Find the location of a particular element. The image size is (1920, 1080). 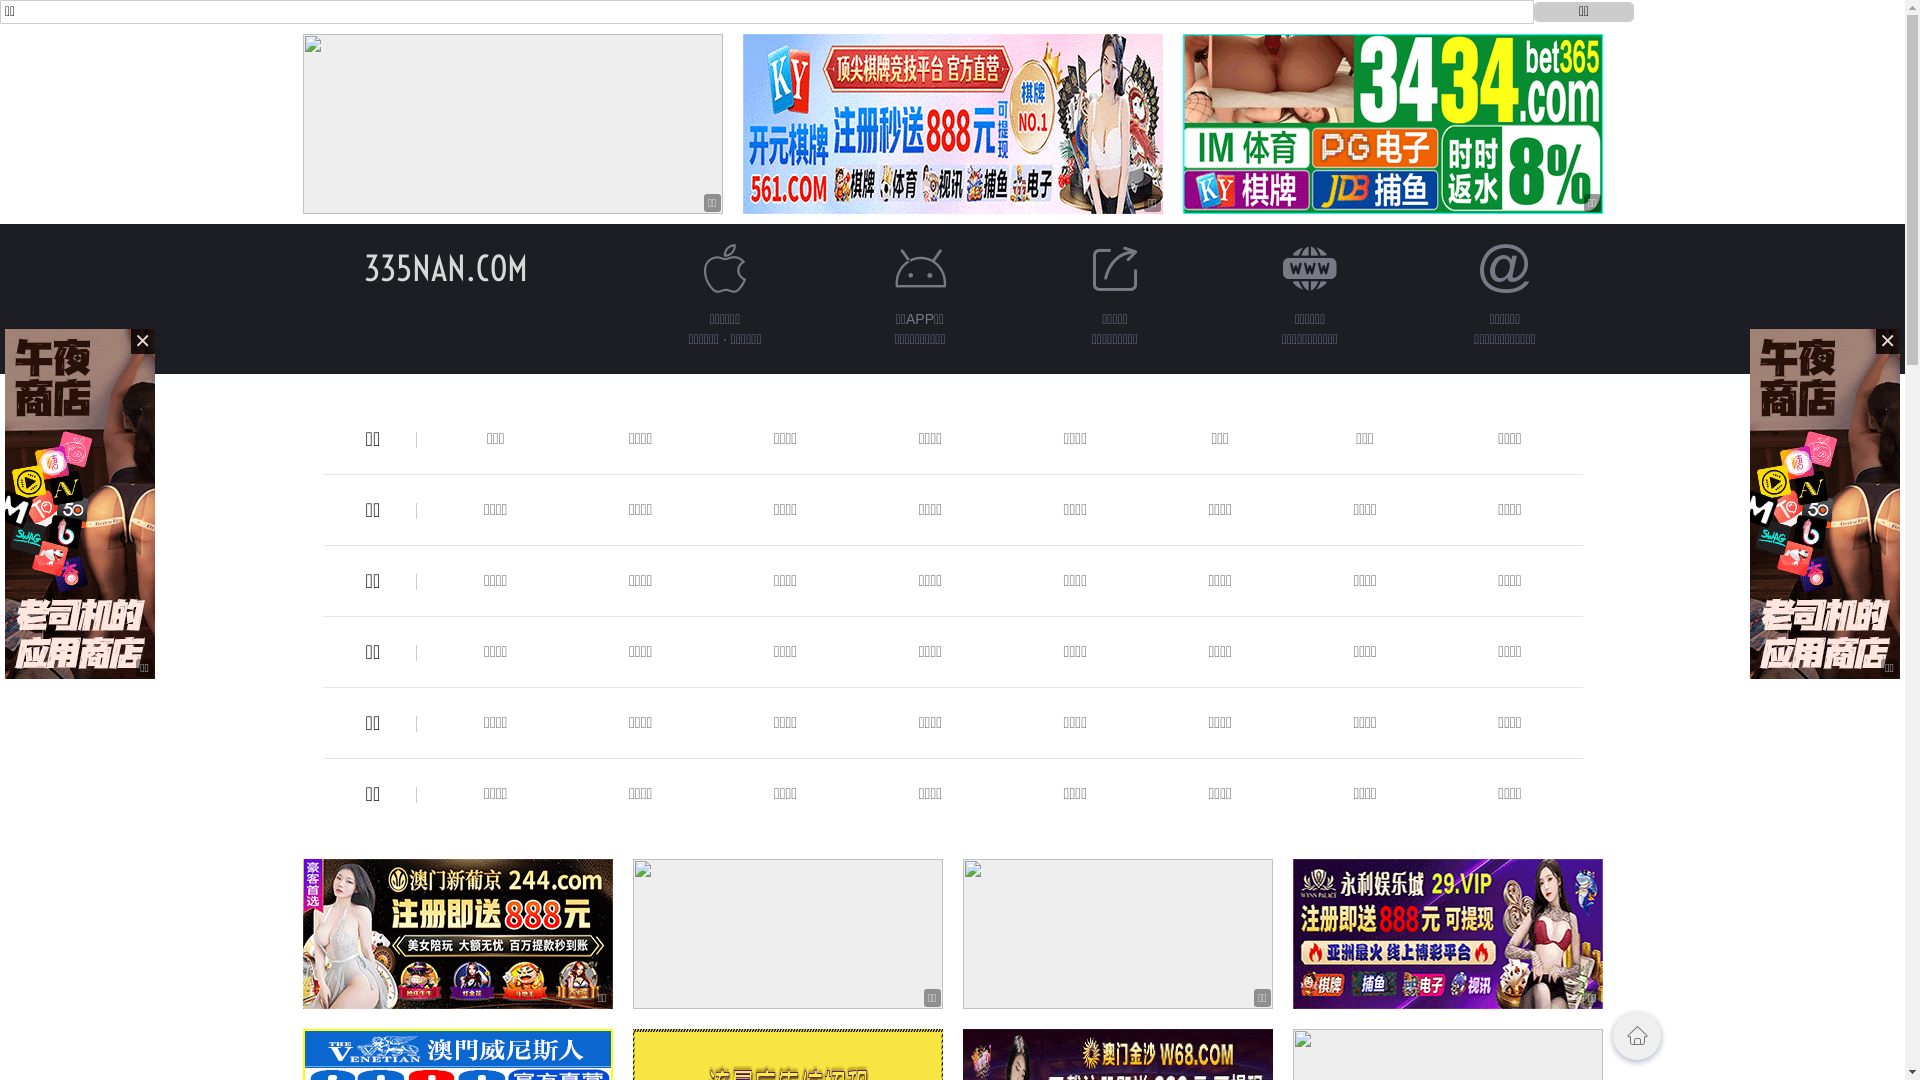

'335NAN.COM' is located at coordinates (445, 267).